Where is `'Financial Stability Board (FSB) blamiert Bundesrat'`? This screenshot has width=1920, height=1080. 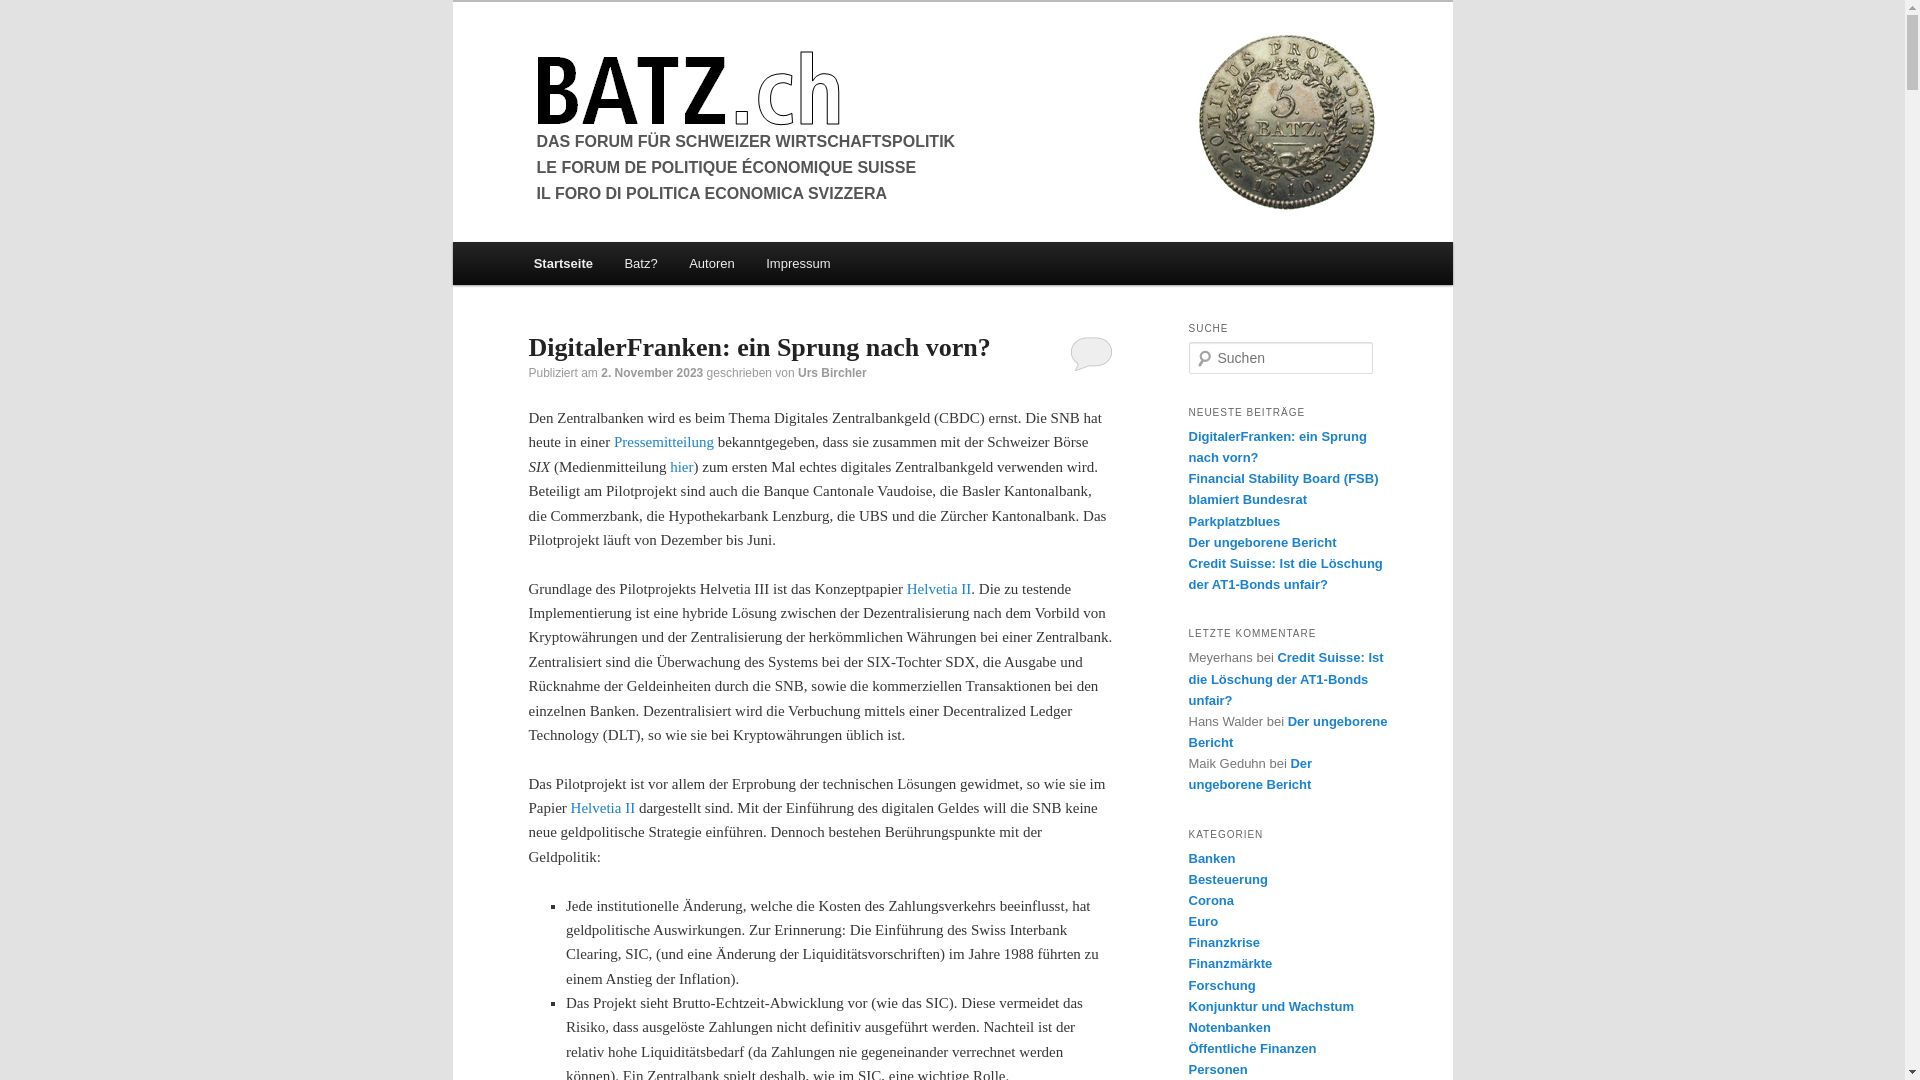 'Financial Stability Board (FSB) blamiert Bundesrat' is located at coordinates (1282, 489).